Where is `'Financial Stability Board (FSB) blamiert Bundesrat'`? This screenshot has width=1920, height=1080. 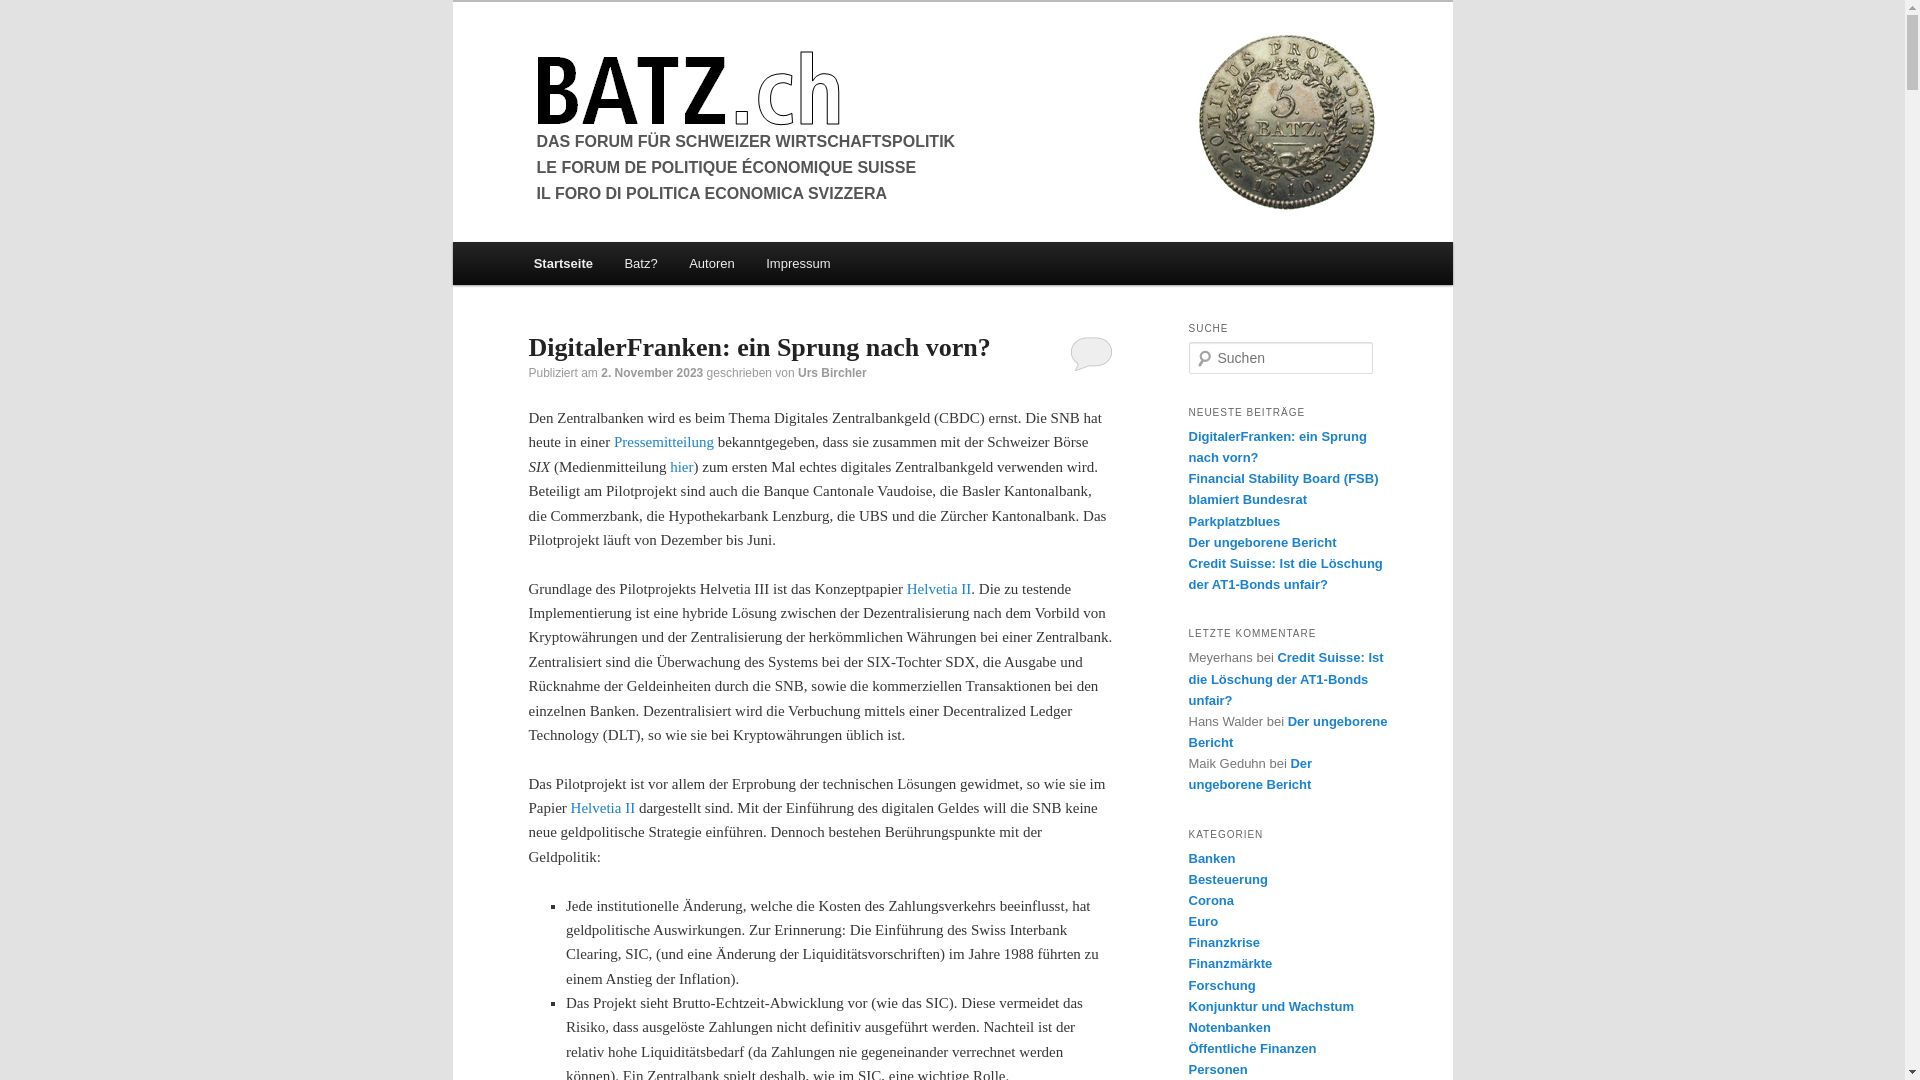 'Financial Stability Board (FSB) blamiert Bundesrat' is located at coordinates (1282, 489).